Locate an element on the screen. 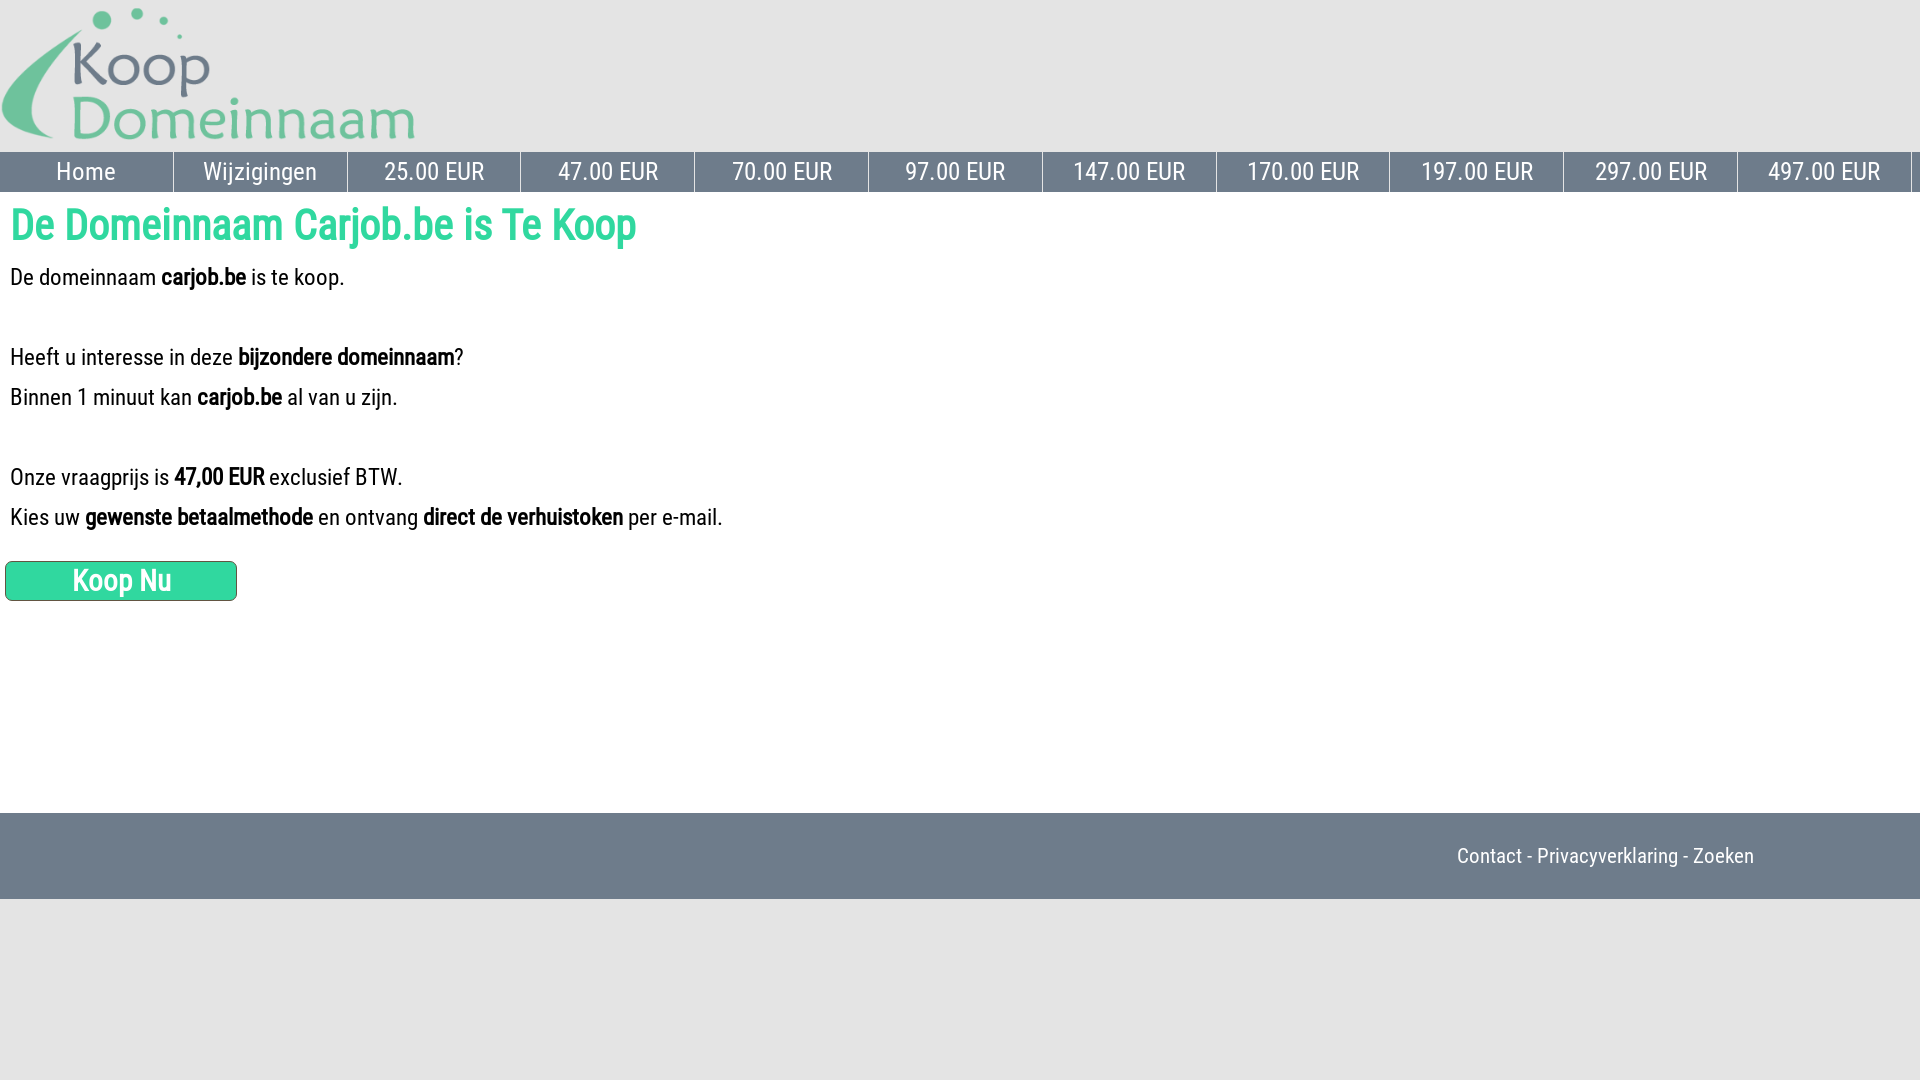 The width and height of the screenshot is (1920, 1080). '47.00 EUR' is located at coordinates (607, 171).